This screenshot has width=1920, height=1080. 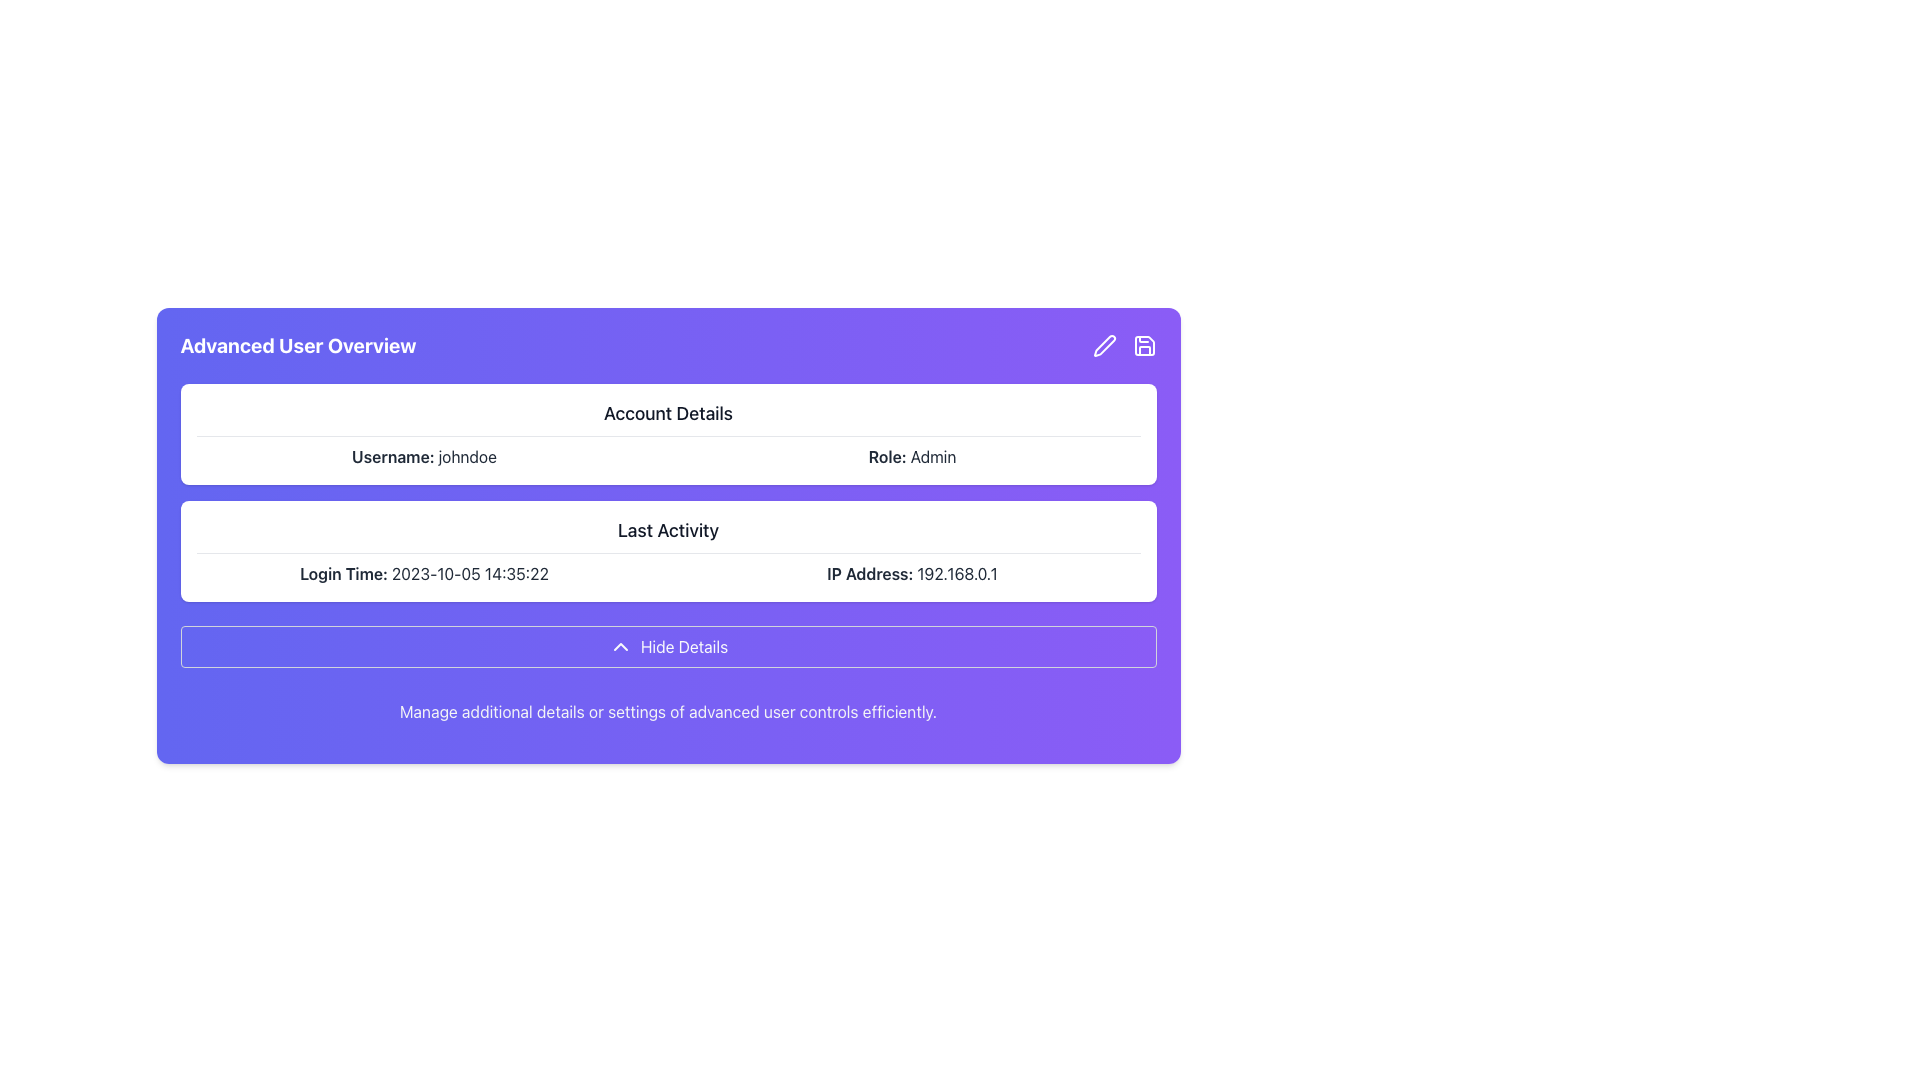 What do you see at coordinates (423, 456) in the screenshot?
I see `the username displayed in the text label located in the top-left corner of the account details section, aligned with the 'Role: Admin' label` at bounding box center [423, 456].